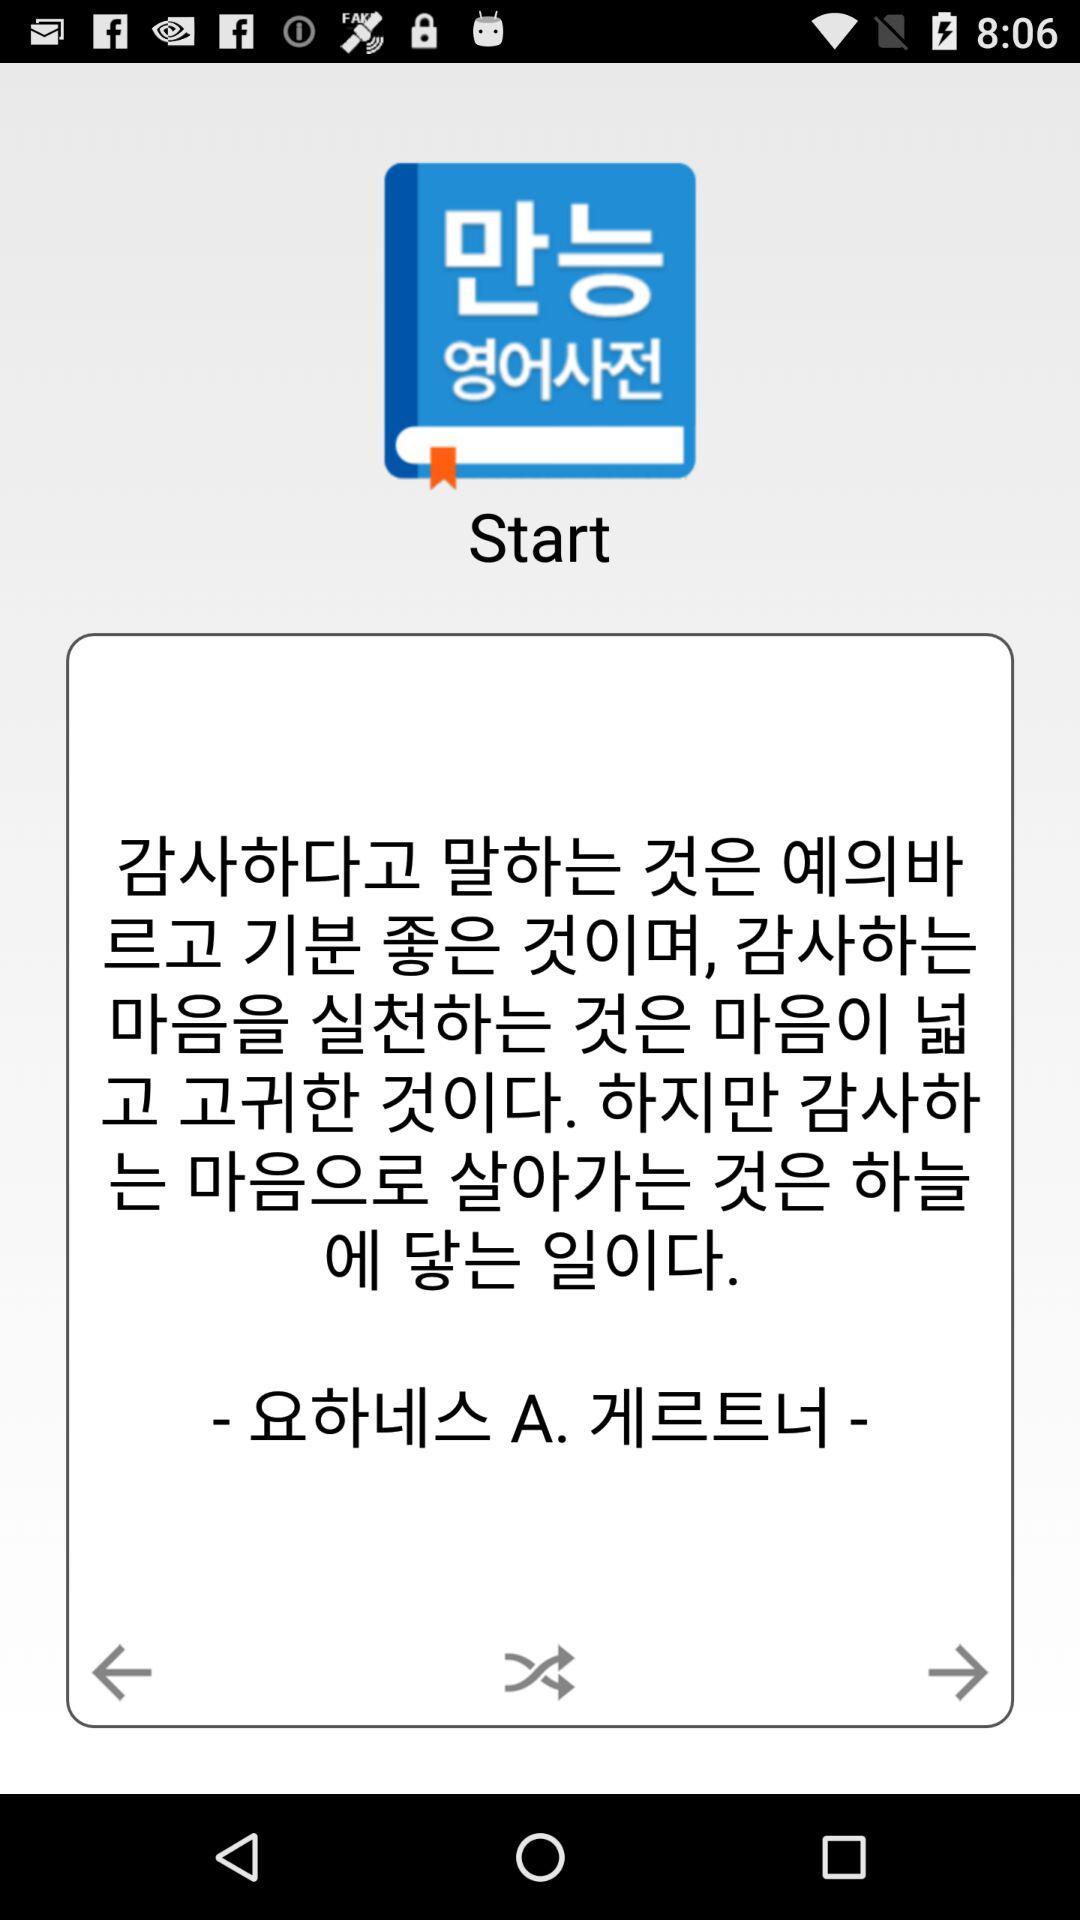  I want to click on icon below the start app, so click(540, 1672).